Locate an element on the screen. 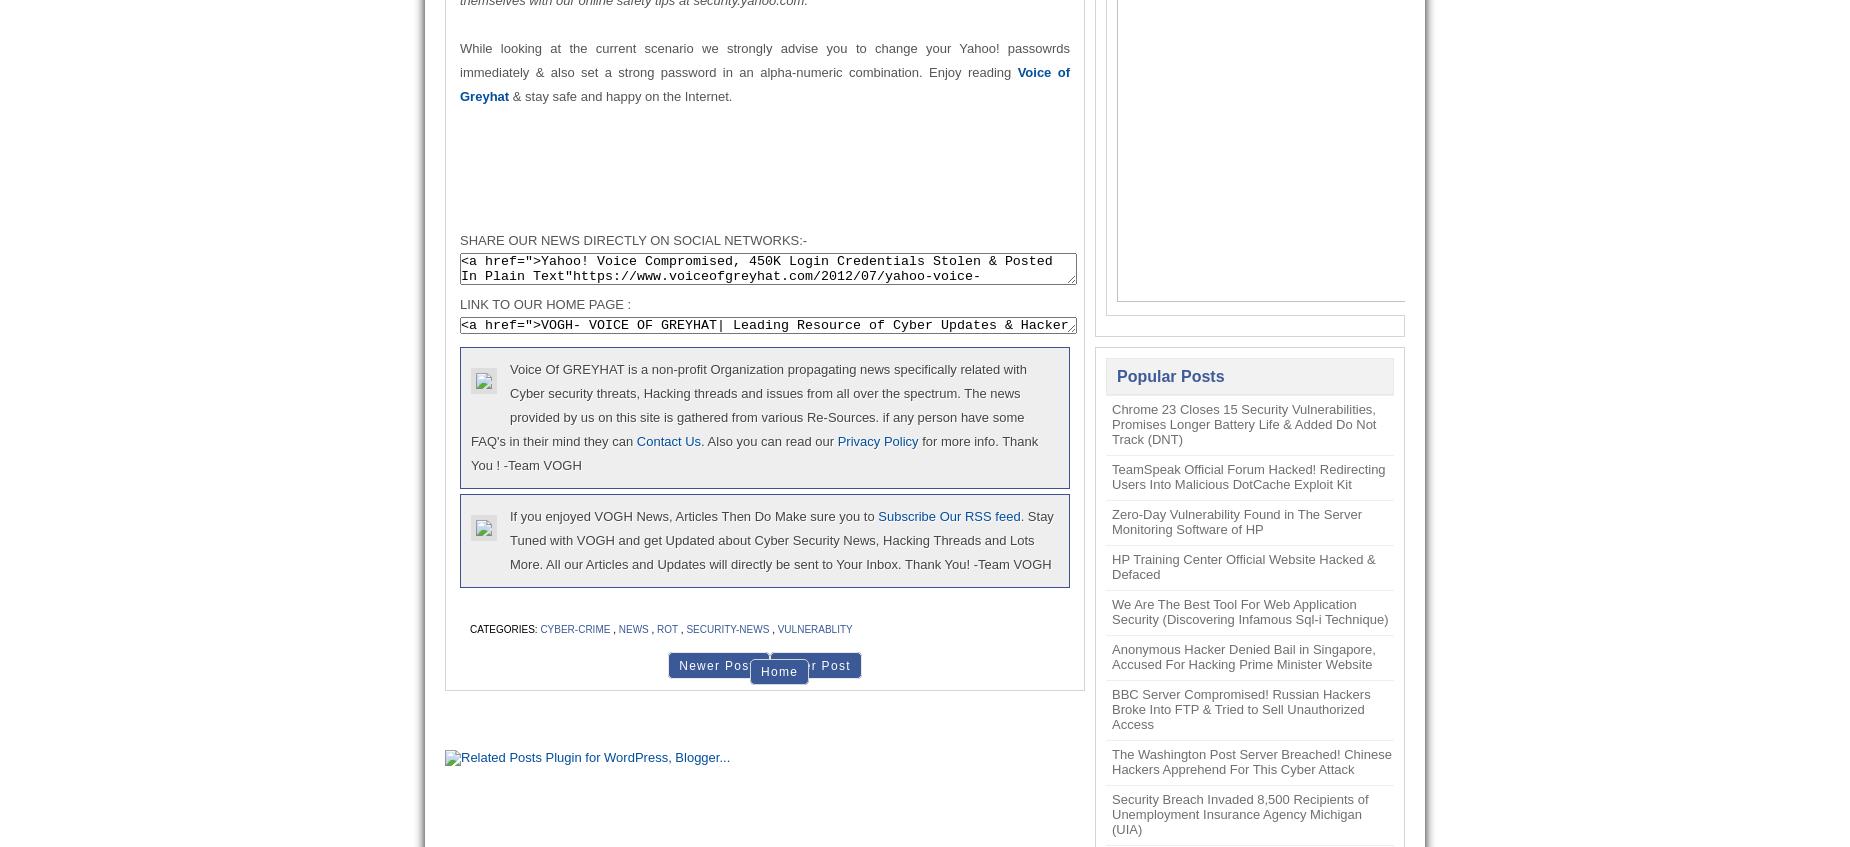 Image resolution: width=1850 pixels, height=847 pixels. 'Voice Of GREYHAT is a non-profit Organization propagating news specifically related with  Cyber security threats, Hacking threads and issues from all over the spectrum. The news provided by us on this site is gathered from various Re-Sources. if any person have some FAQ's in their mind they can' is located at coordinates (748, 404).